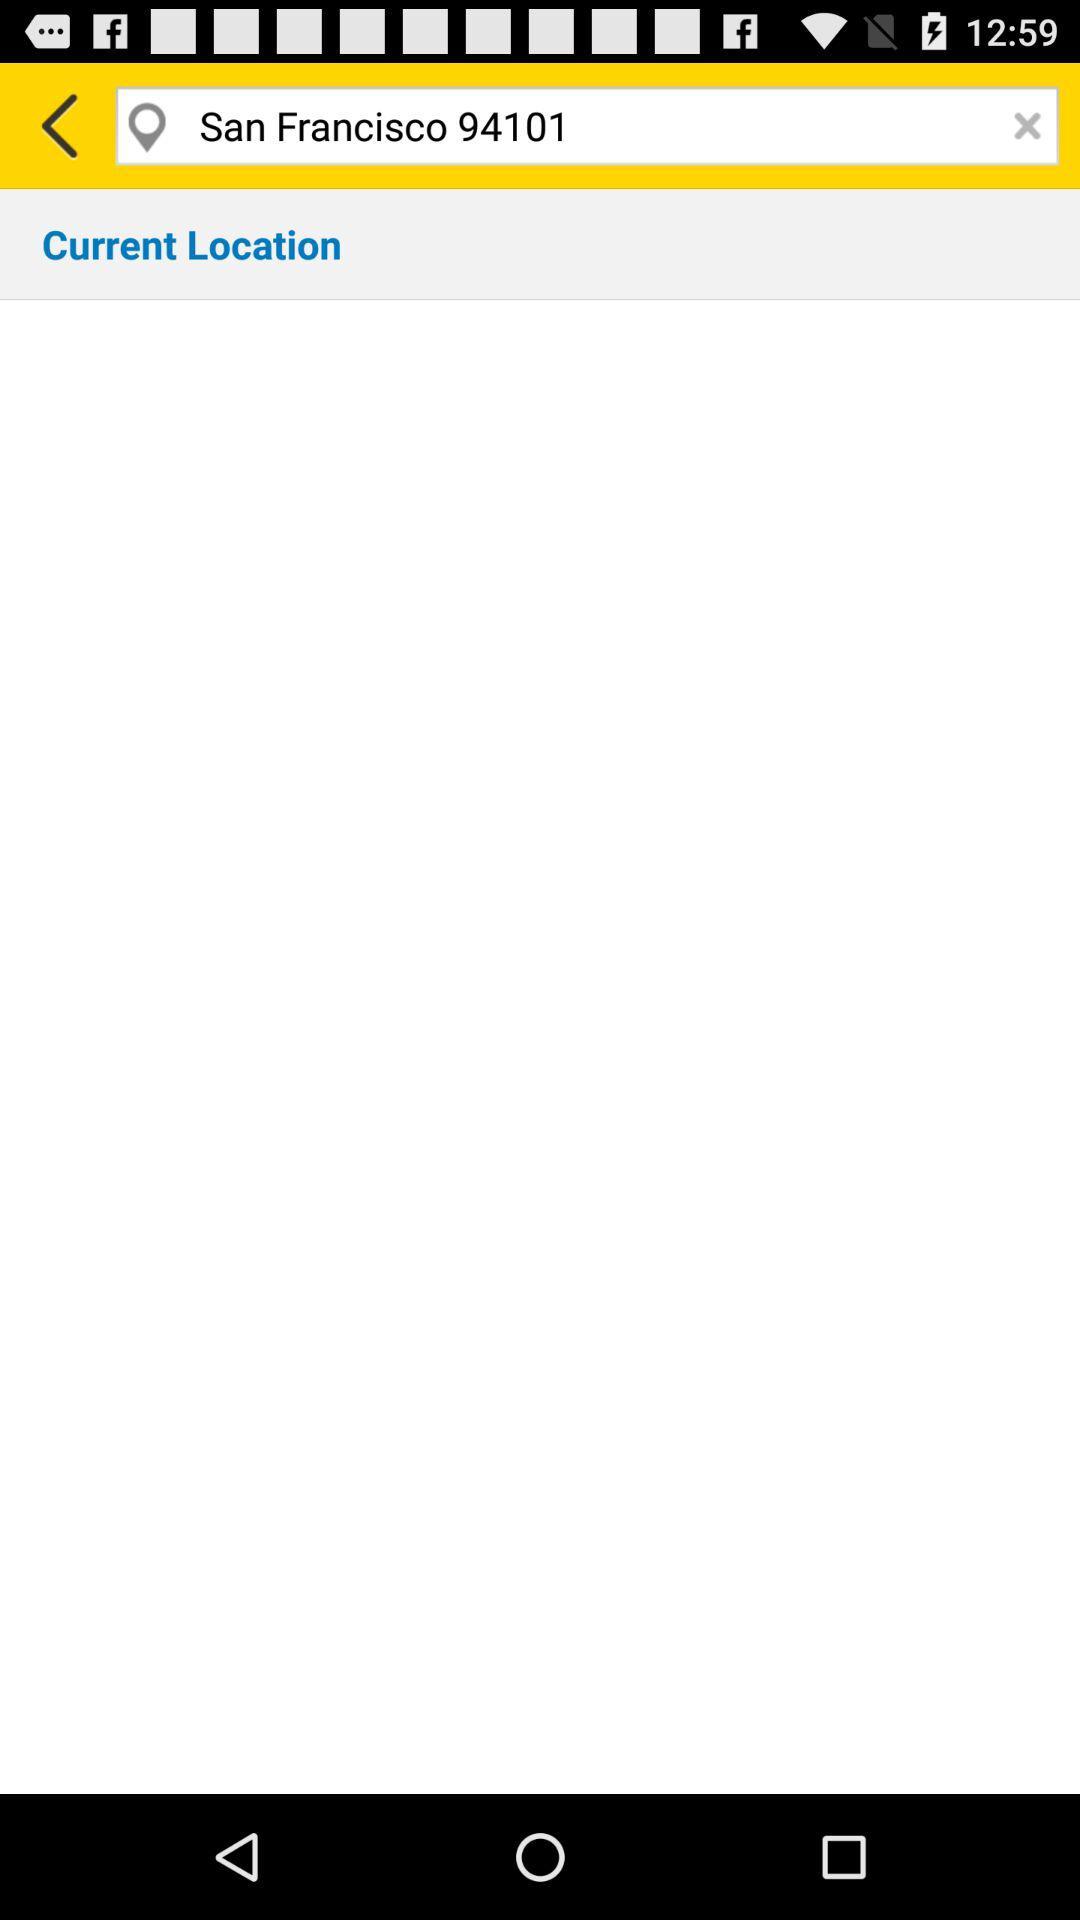  Describe the element at coordinates (1027, 124) in the screenshot. I see `the window` at that location.